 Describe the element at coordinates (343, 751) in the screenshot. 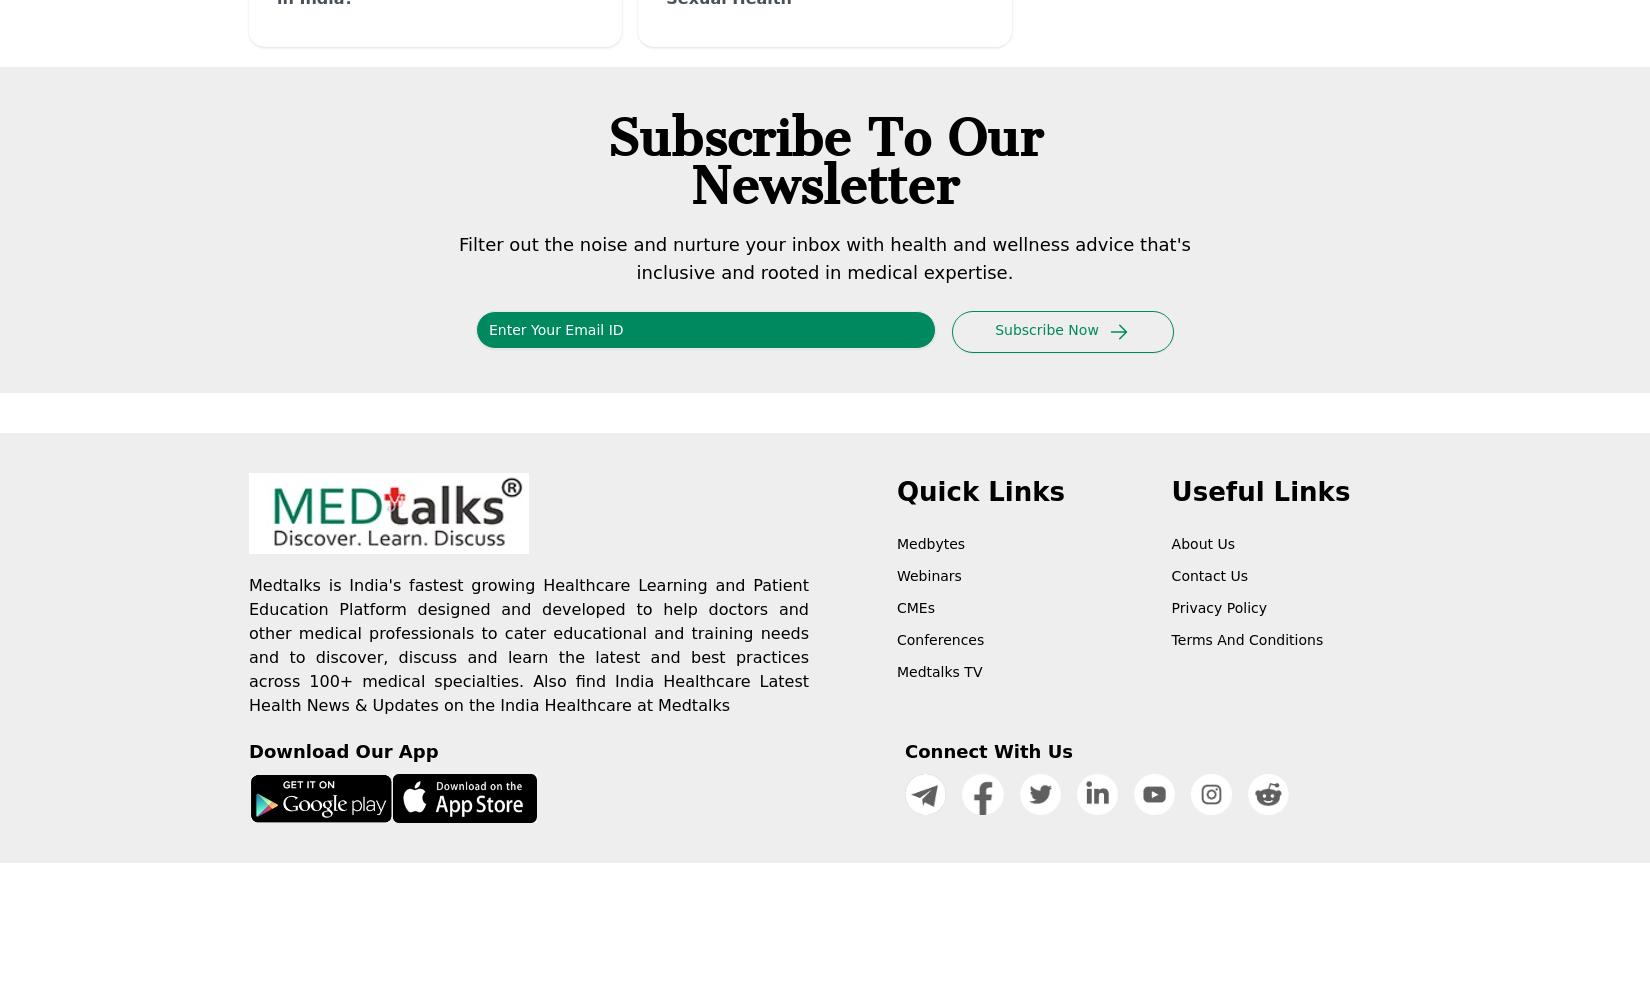

I see `'Download Our App'` at that location.